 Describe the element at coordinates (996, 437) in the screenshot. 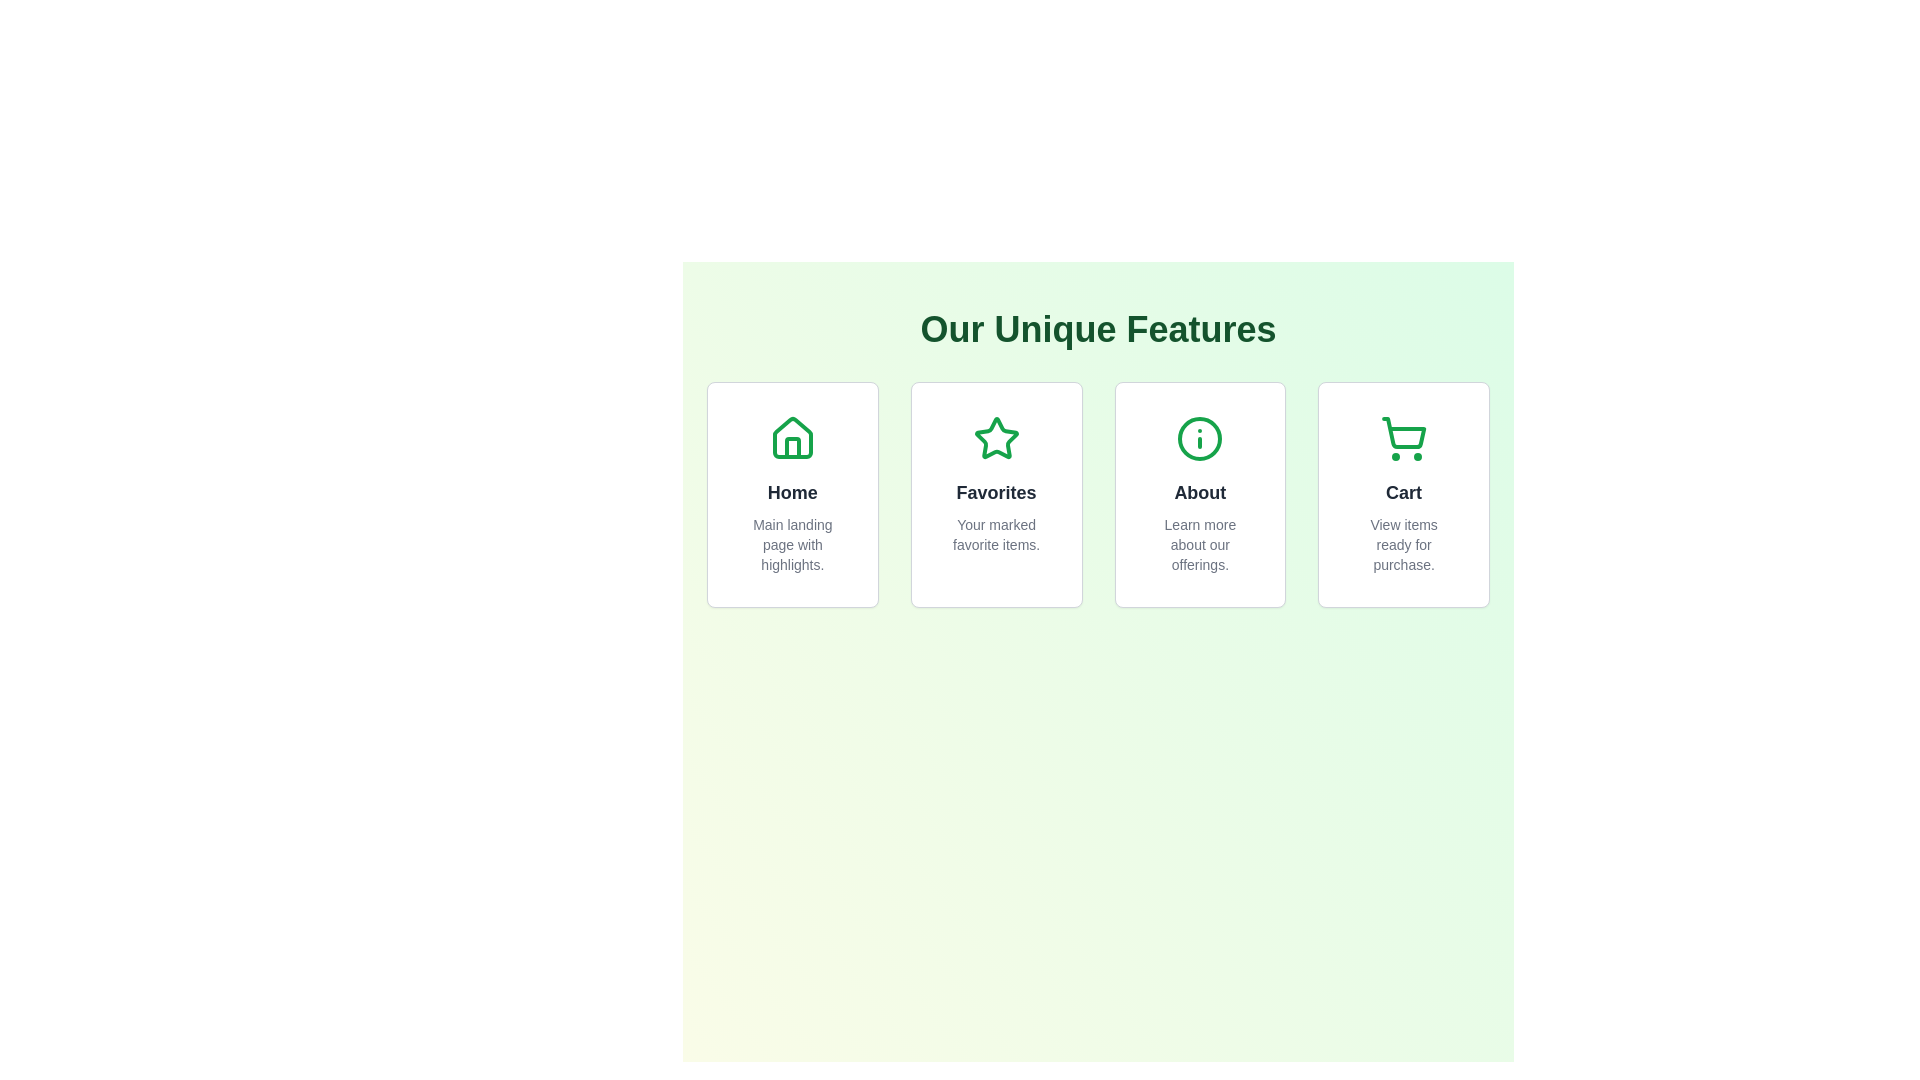

I see `the star icon located in the 'Favorites' card` at that location.